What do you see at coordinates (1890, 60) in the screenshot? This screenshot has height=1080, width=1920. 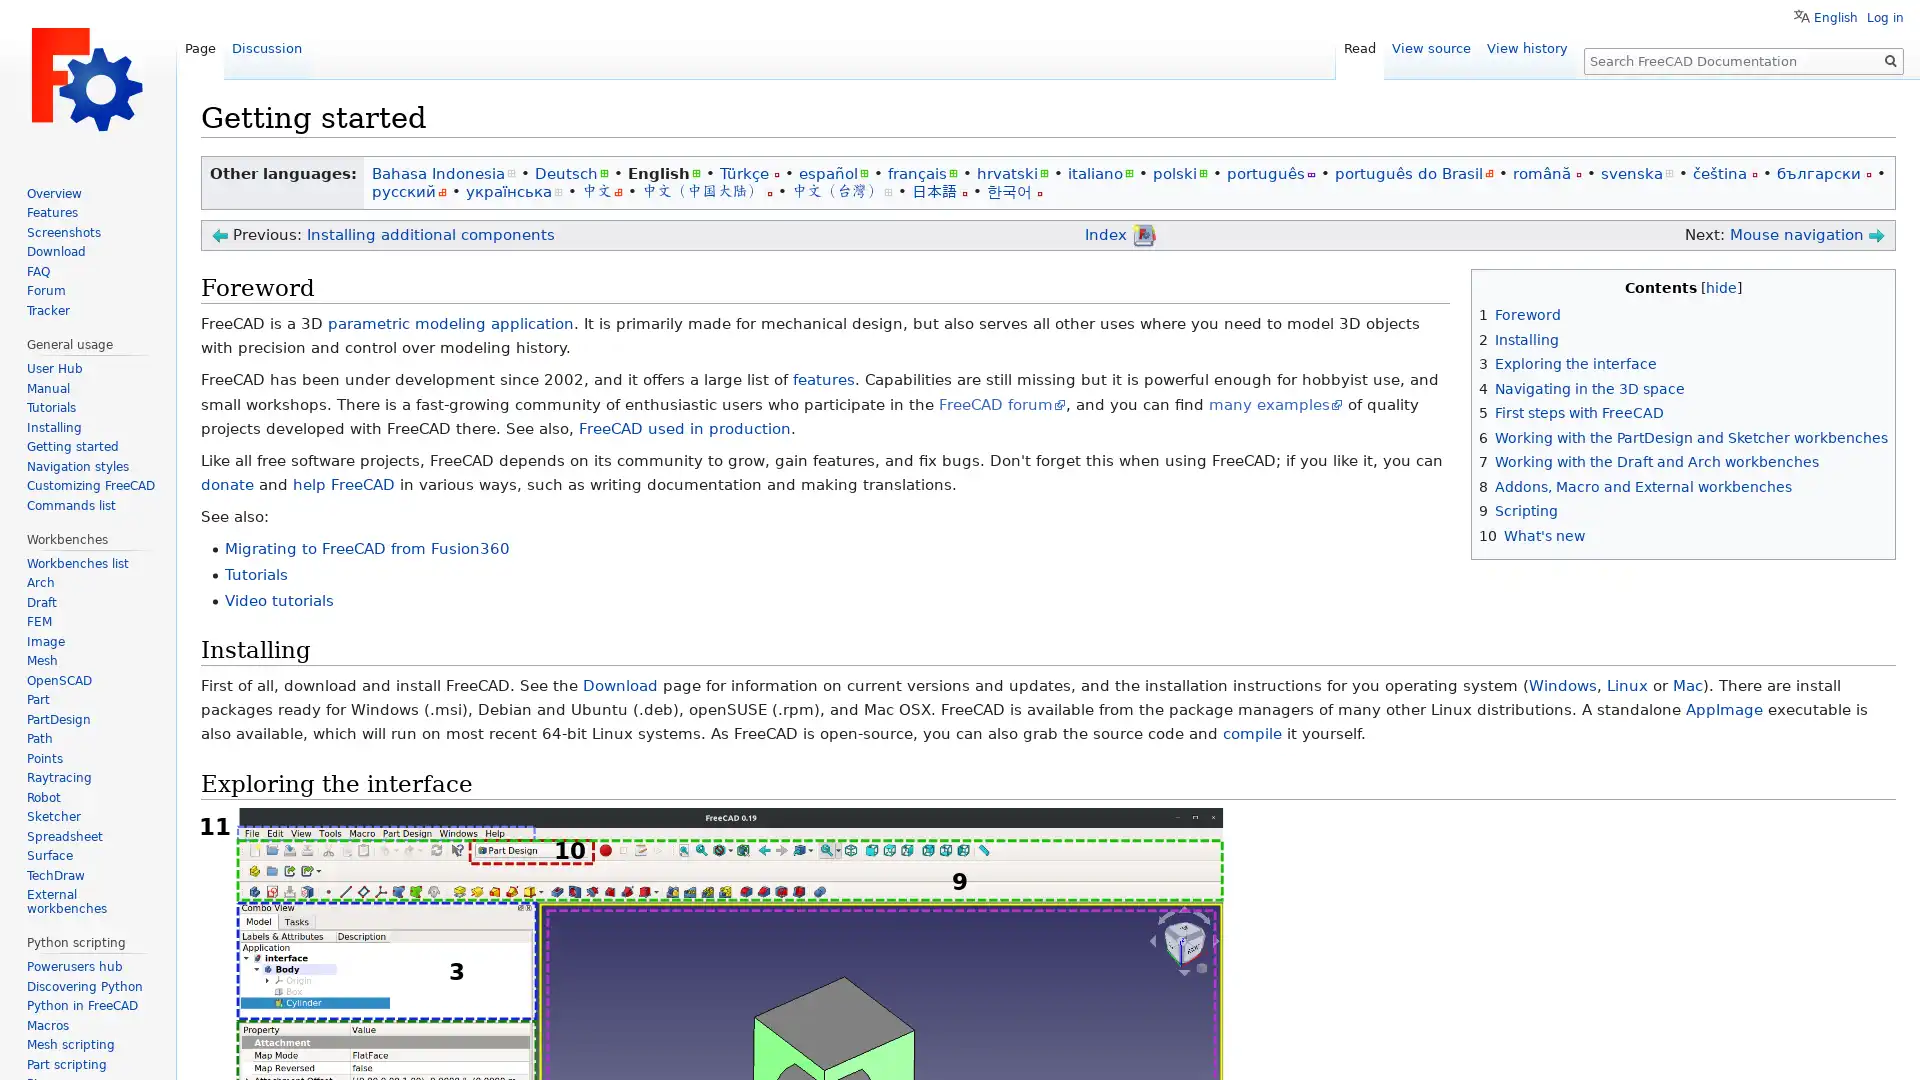 I see `Search` at bounding box center [1890, 60].